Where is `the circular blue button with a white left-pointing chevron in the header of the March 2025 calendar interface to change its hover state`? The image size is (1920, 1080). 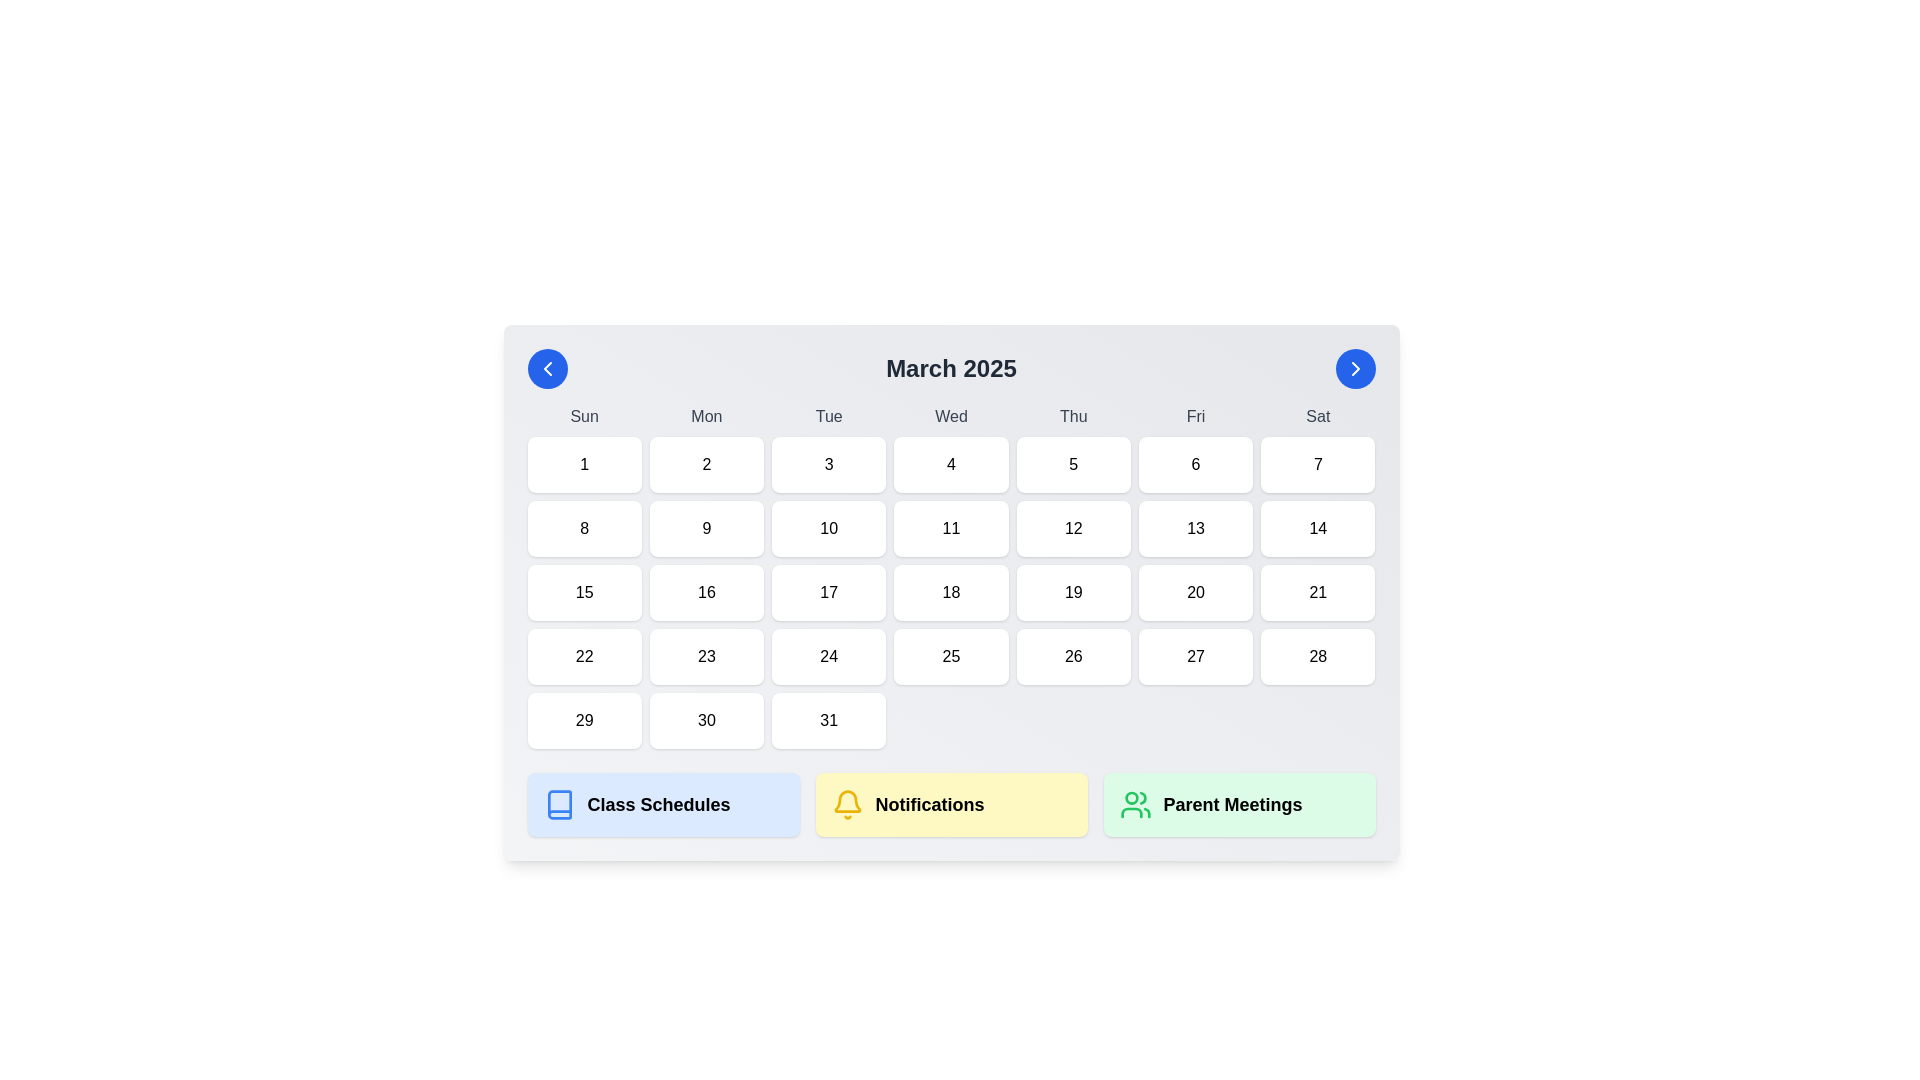
the circular blue button with a white left-pointing chevron in the header of the March 2025 calendar interface to change its hover state is located at coordinates (547, 369).